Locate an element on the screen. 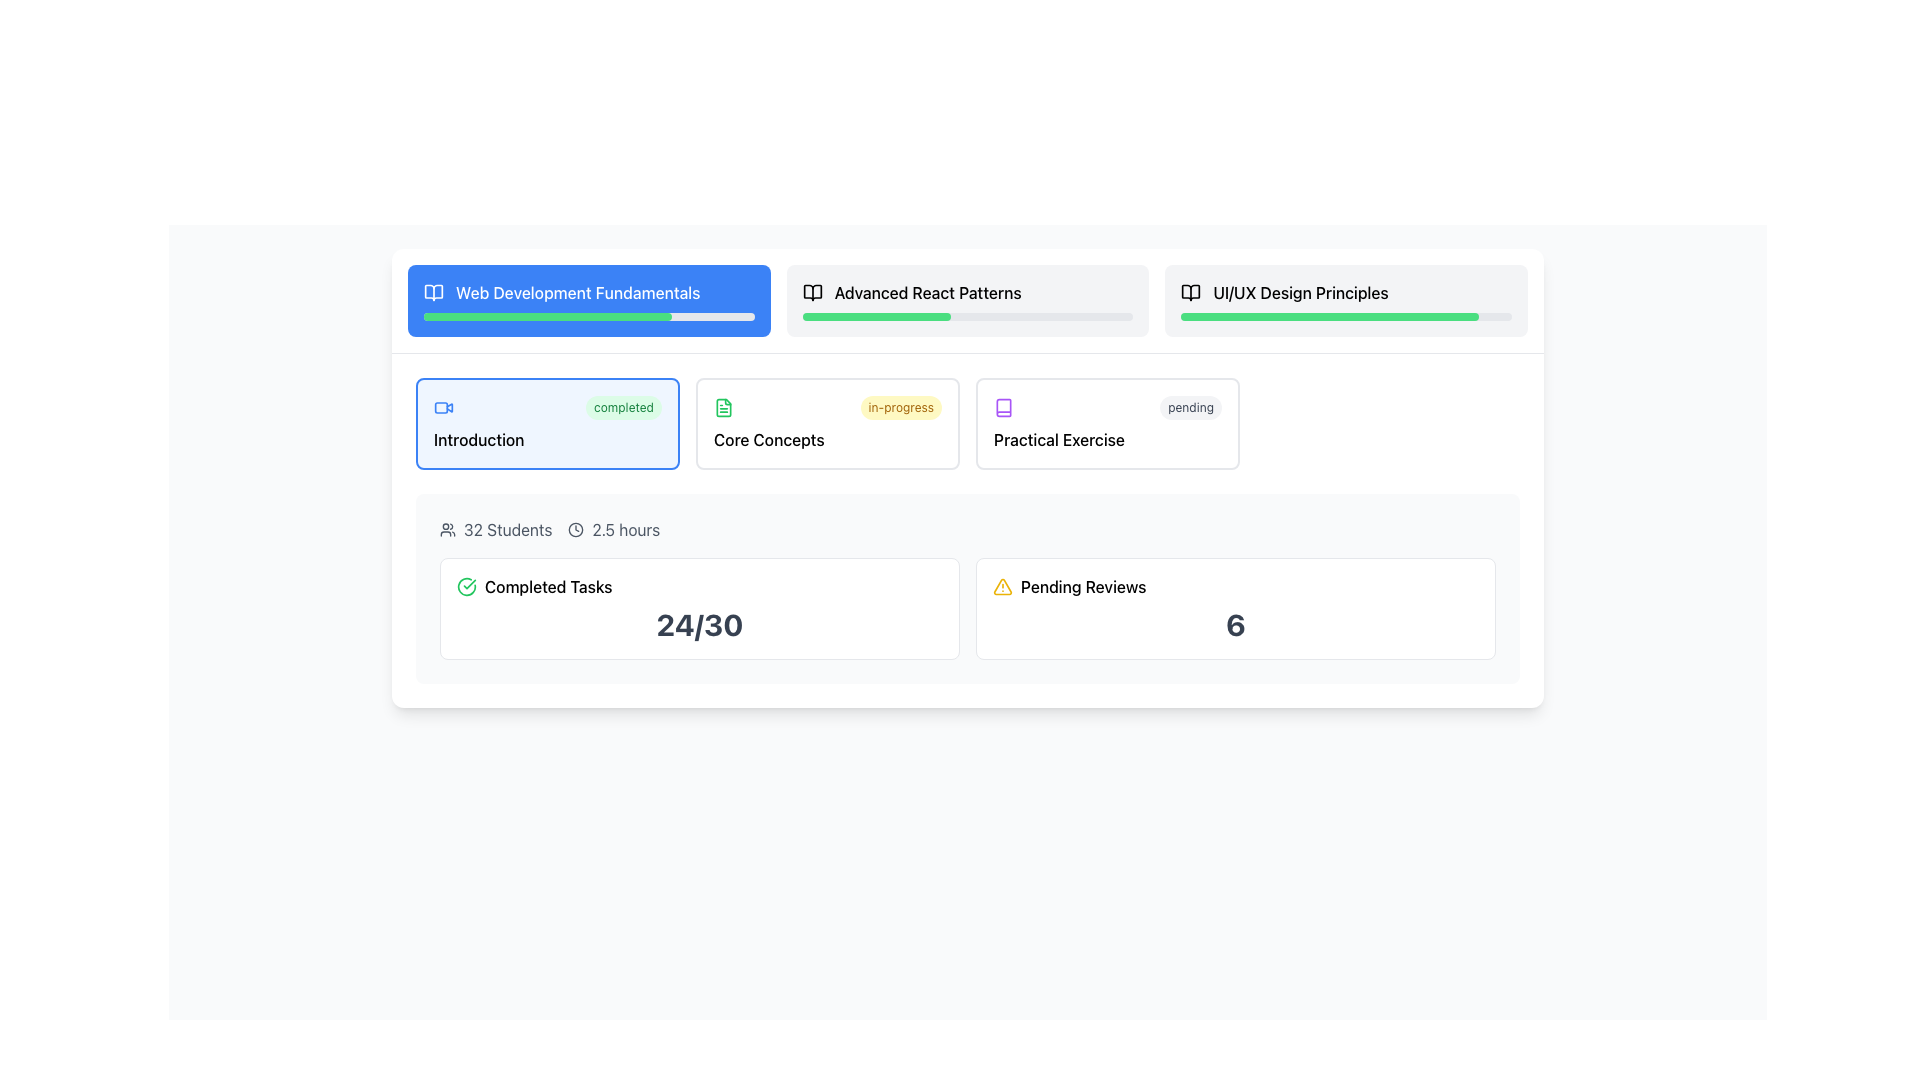 The image size is (1920, 1080). the small document icon with a green border located to the left of the 'in-progress' label is located at coordinates (723, 407).